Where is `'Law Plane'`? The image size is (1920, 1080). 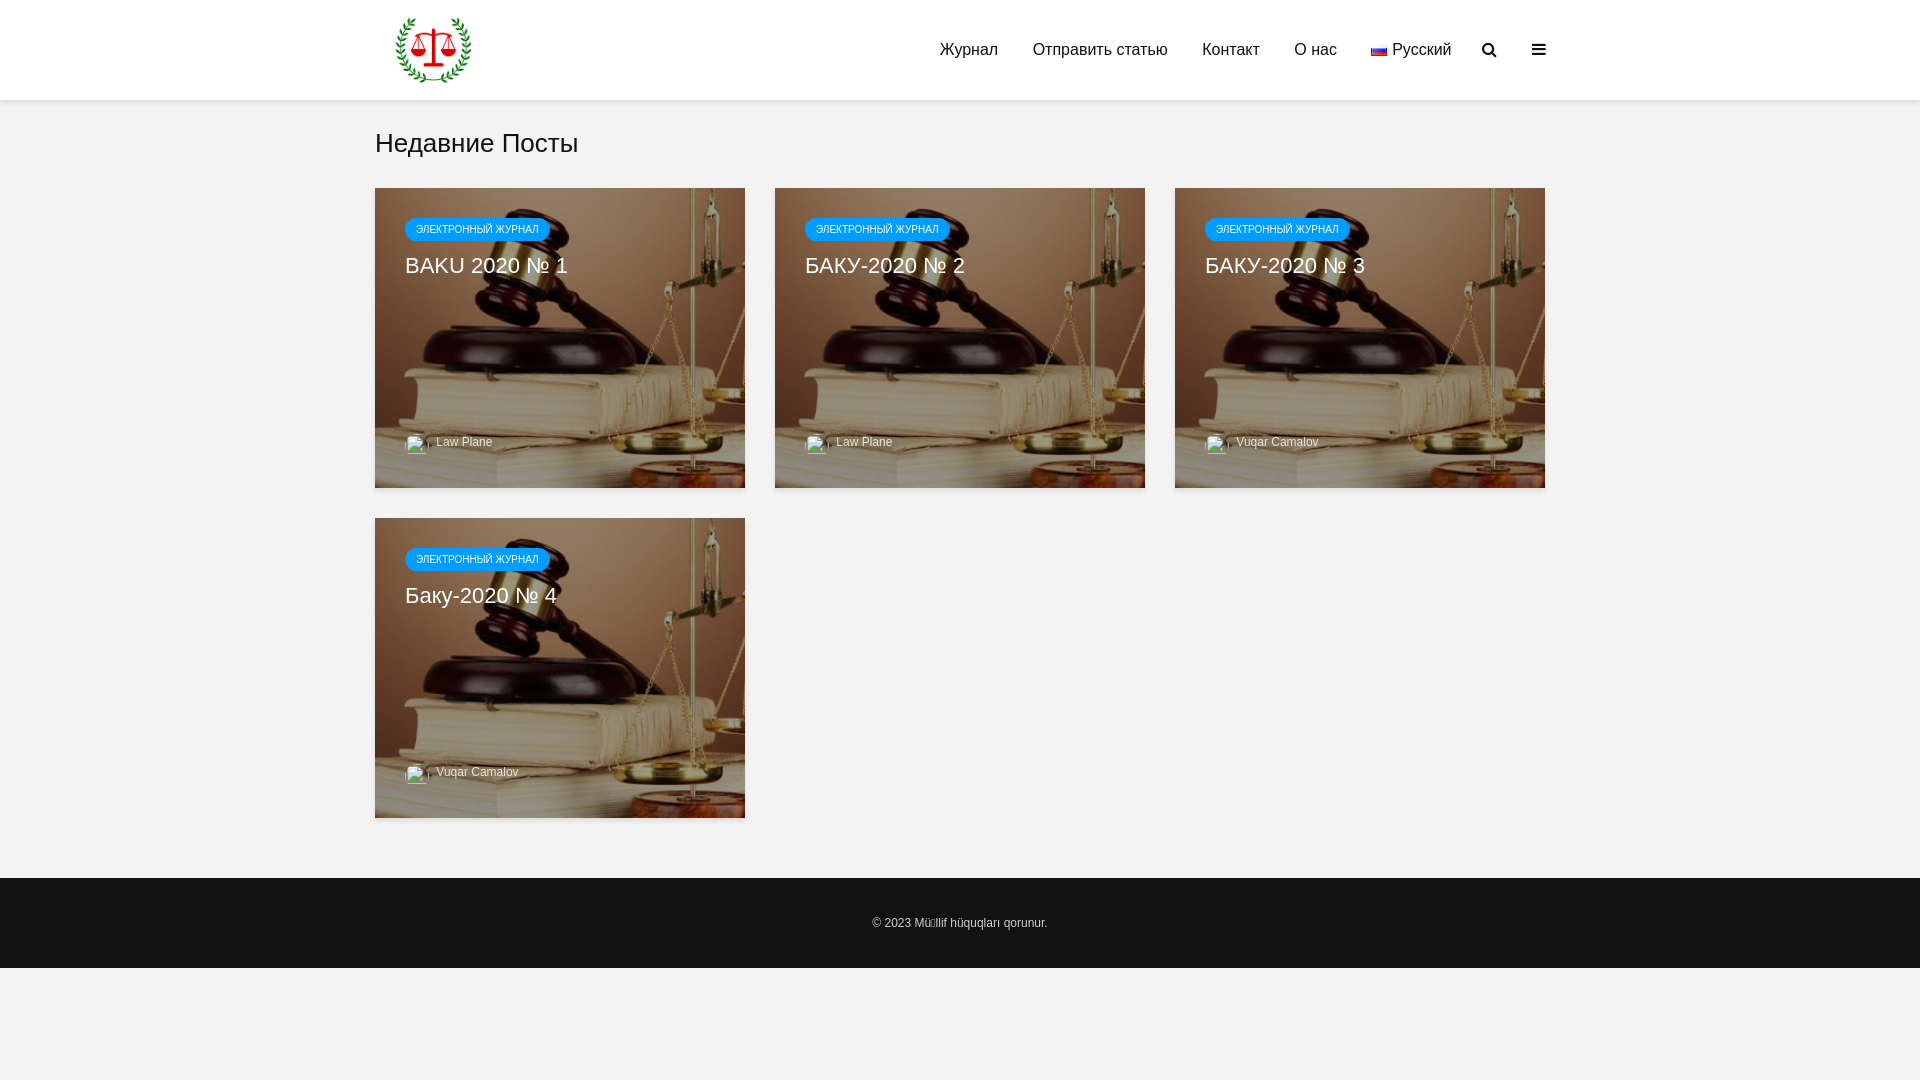 'Law Plane' is located at coordinates (848, 441).